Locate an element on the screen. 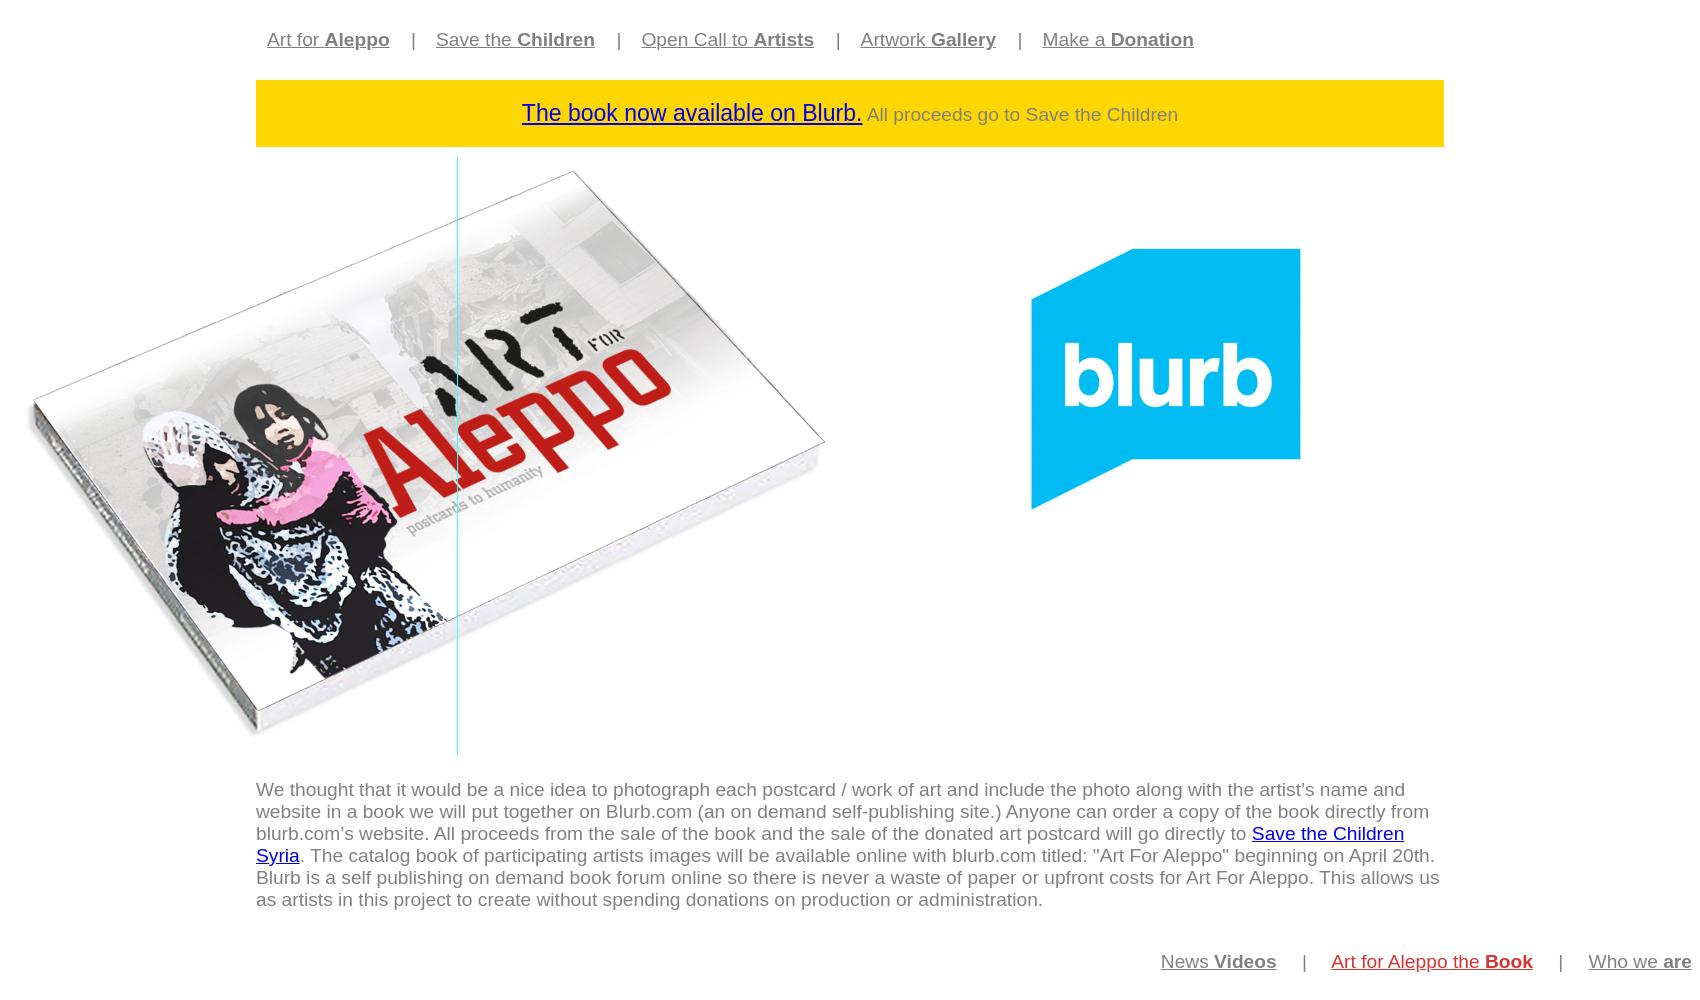 The height and width of the screenshot is (1000, 1700). 'News' is located at coordinates (1185, 960).